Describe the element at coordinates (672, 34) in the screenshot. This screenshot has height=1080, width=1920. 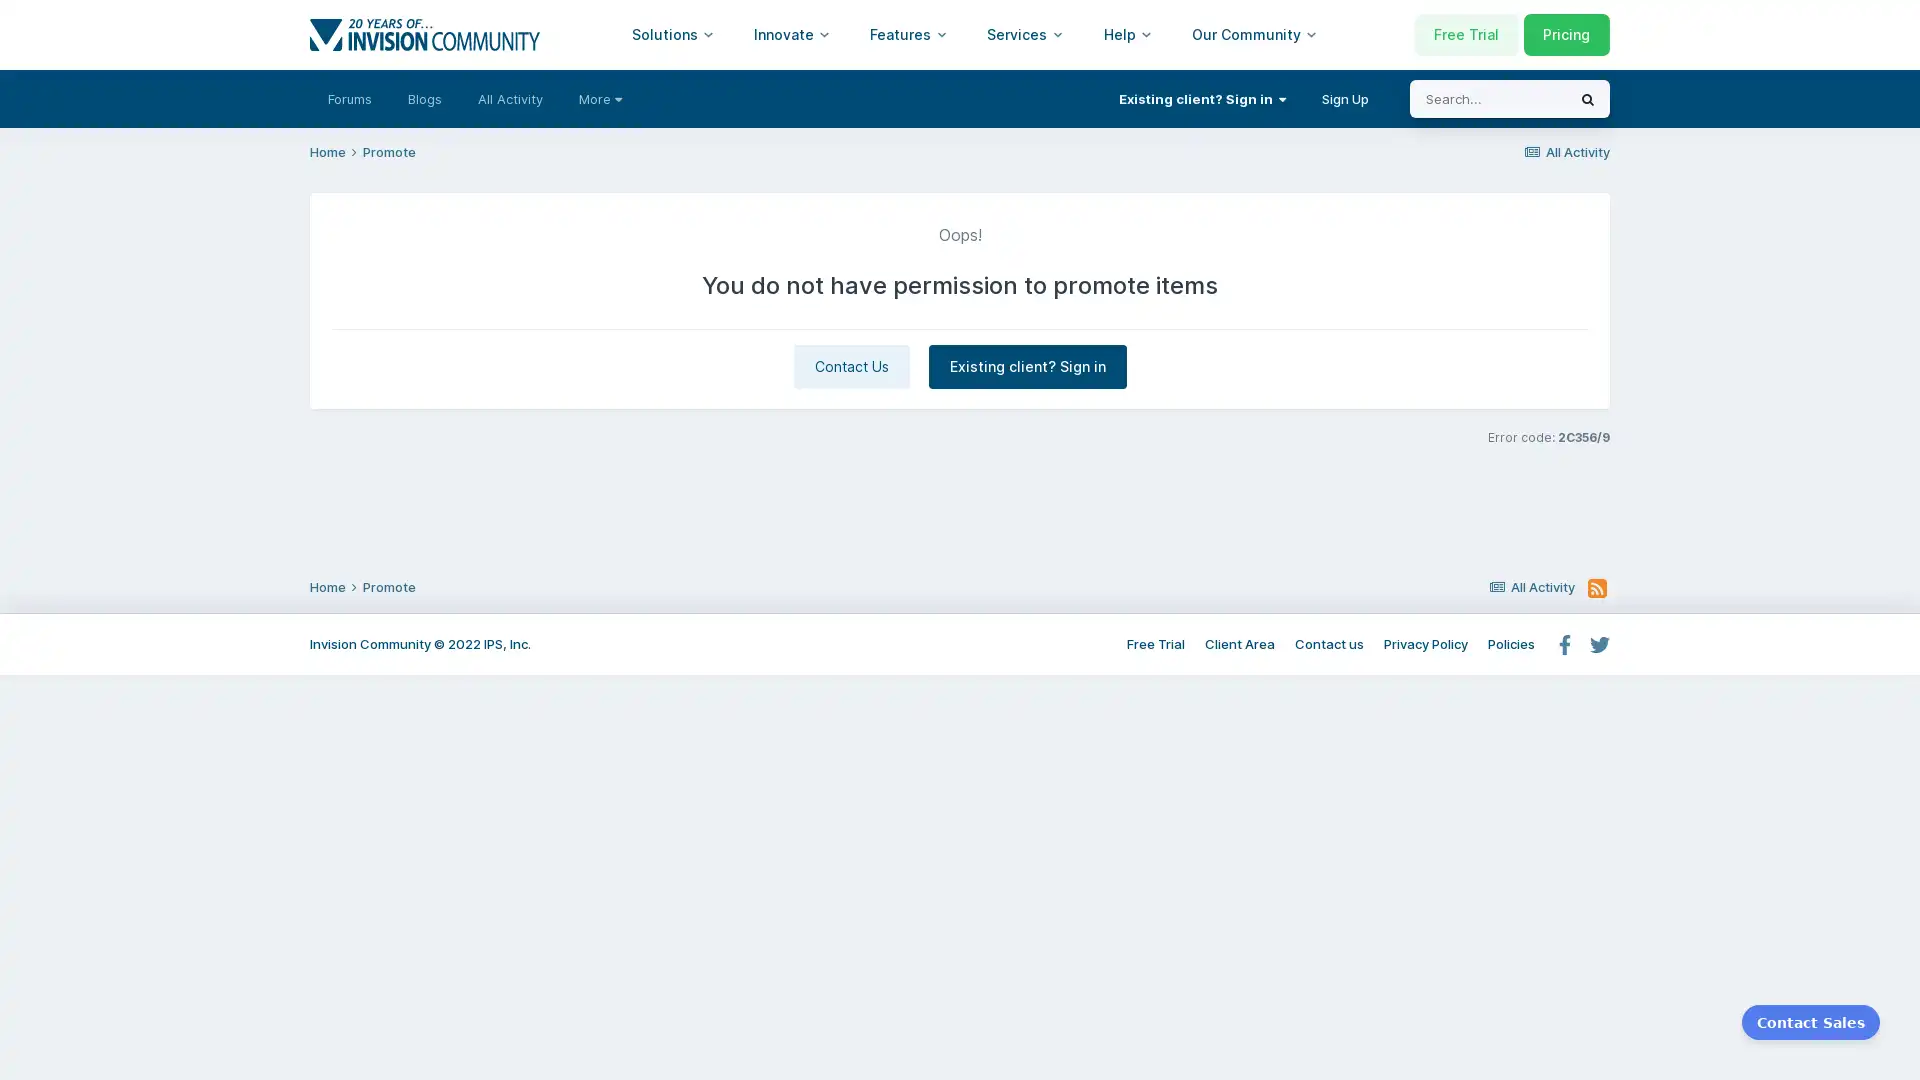
I see `Solutions` at that location.